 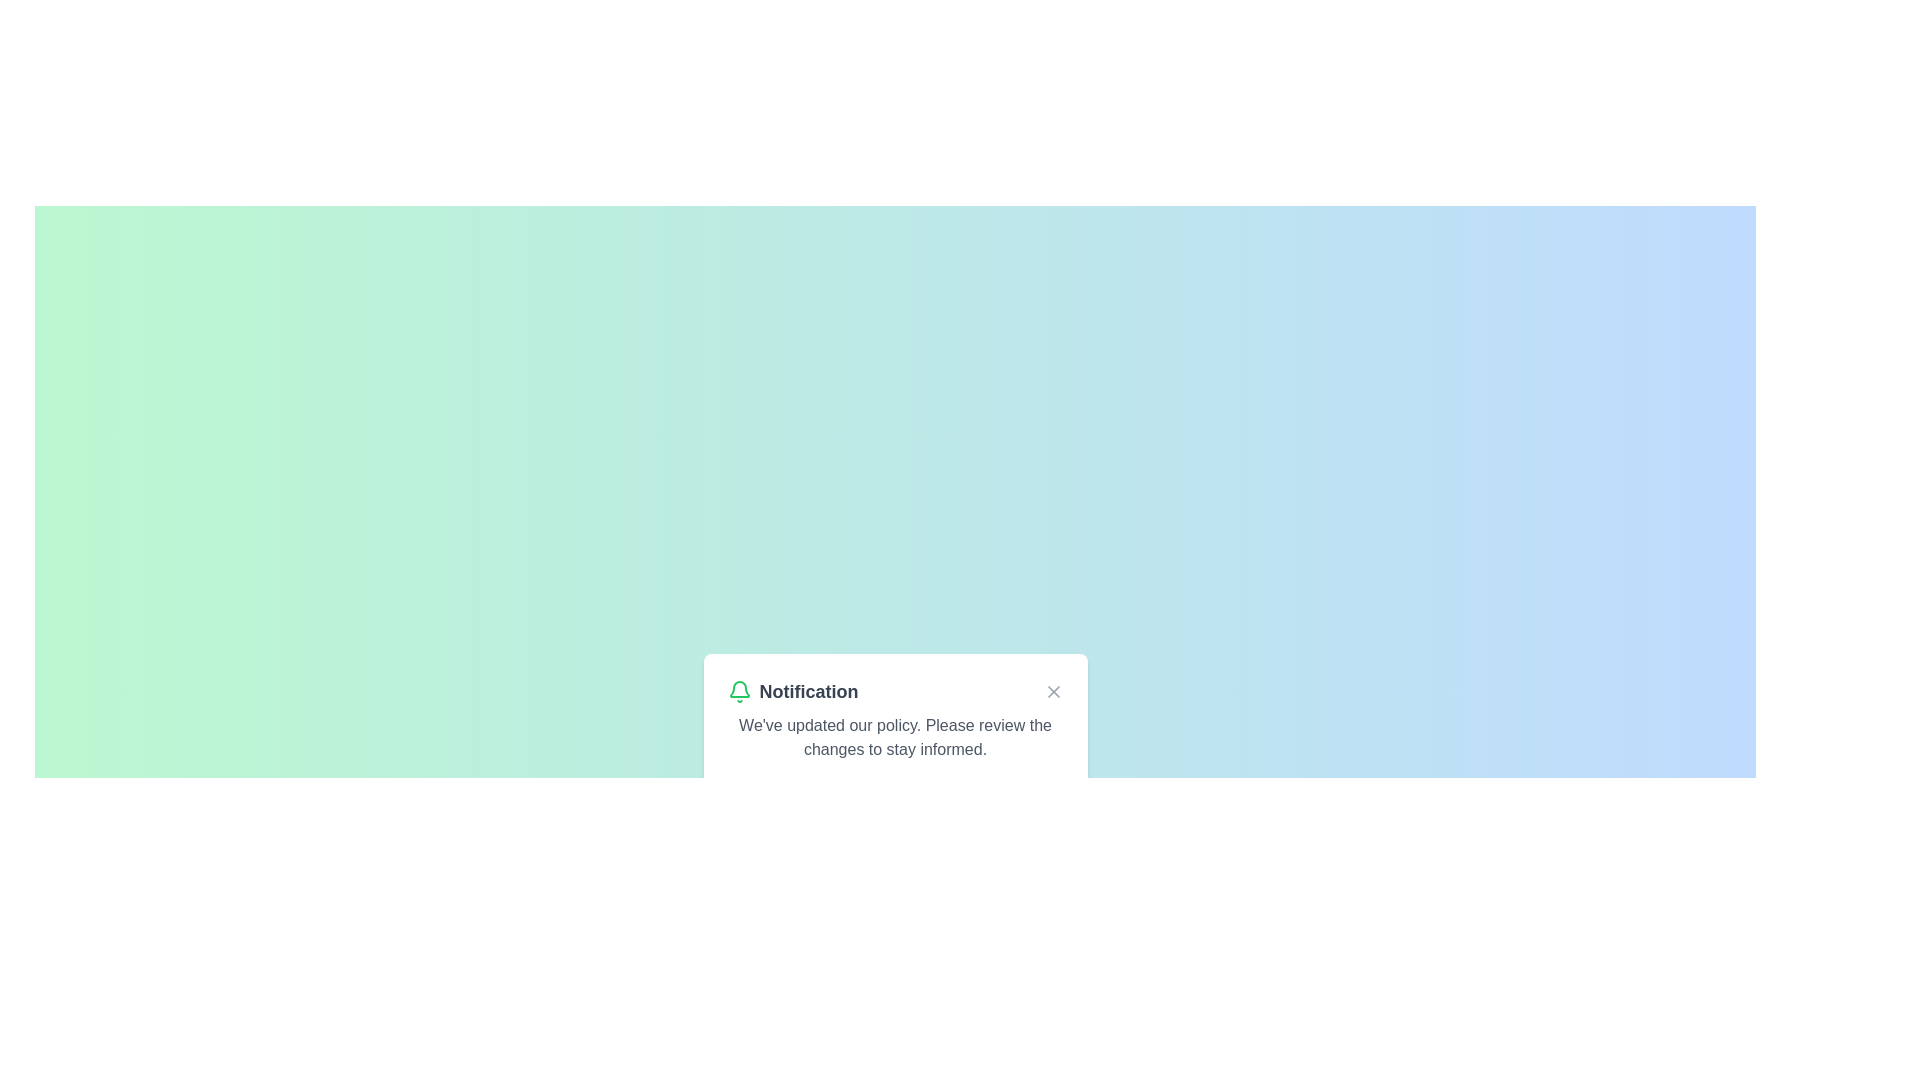 What do you see at coordinates (738, 688) in the screenshot?
I see `the bell-shaped icon representing notifications in the lower central area of the floating notification card` at bounding box center [738, 688].